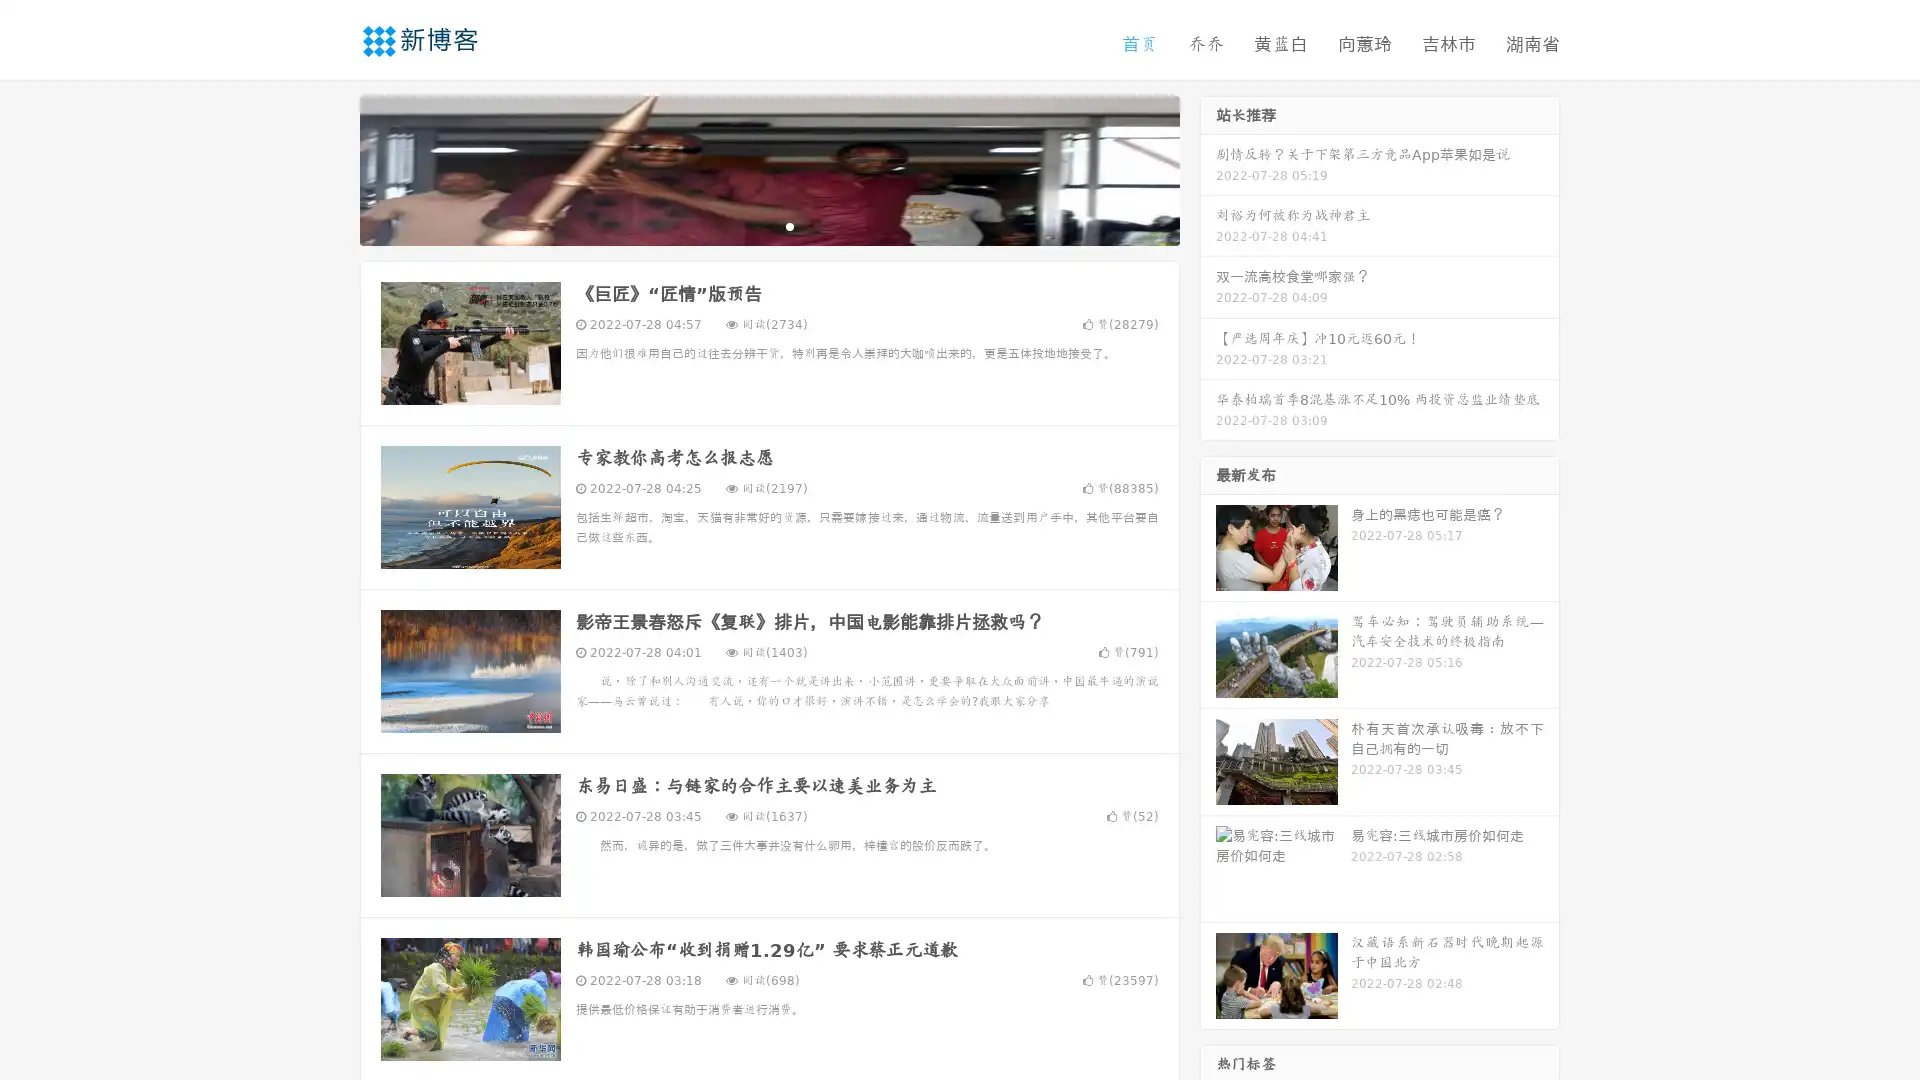 The image size is (1920, 1080). Describe the element at coordinates (748, 225) in the screenshot. I see `Go to slide 1` at that location.